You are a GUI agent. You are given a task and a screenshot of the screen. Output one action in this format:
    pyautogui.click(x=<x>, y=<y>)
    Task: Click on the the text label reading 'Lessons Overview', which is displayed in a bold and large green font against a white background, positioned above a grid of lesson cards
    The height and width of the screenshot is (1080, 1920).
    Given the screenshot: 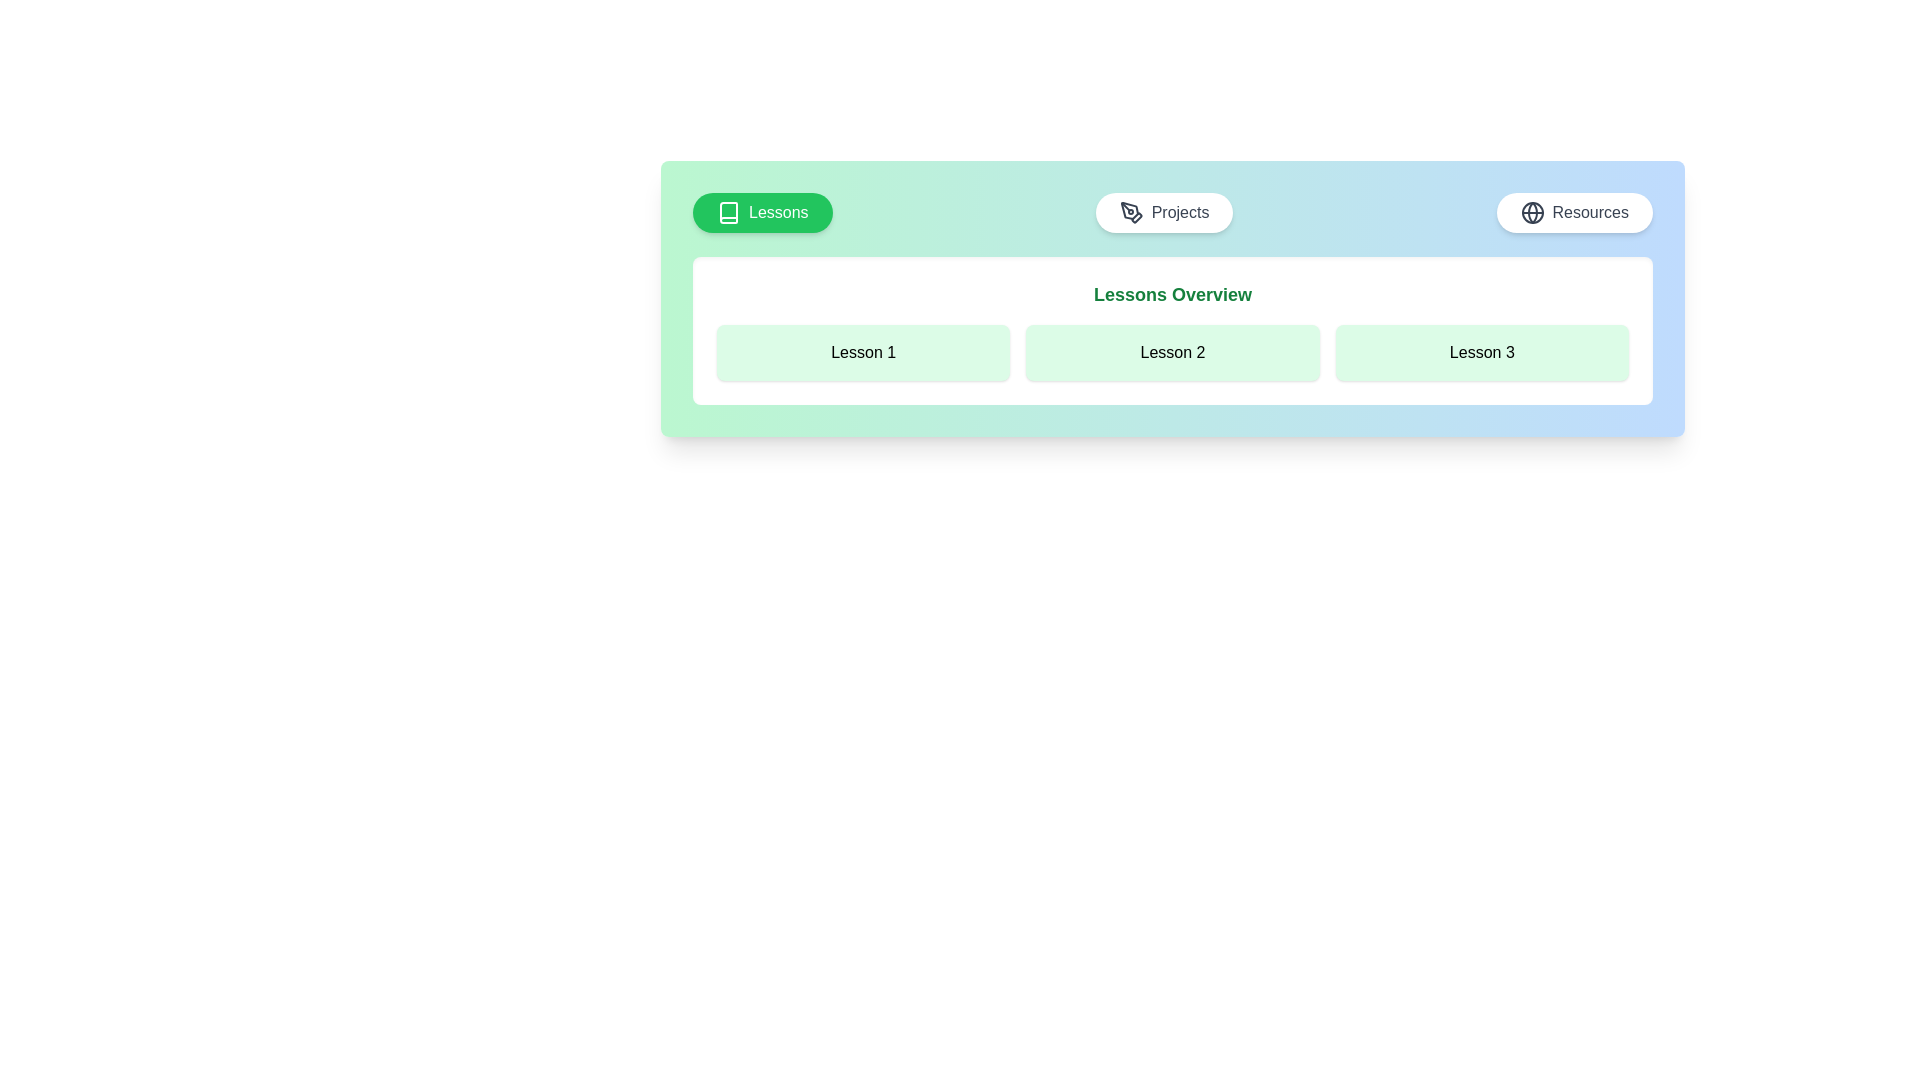 What is the action you would take?
    pyautogui.click(x=1172, y=294)
    